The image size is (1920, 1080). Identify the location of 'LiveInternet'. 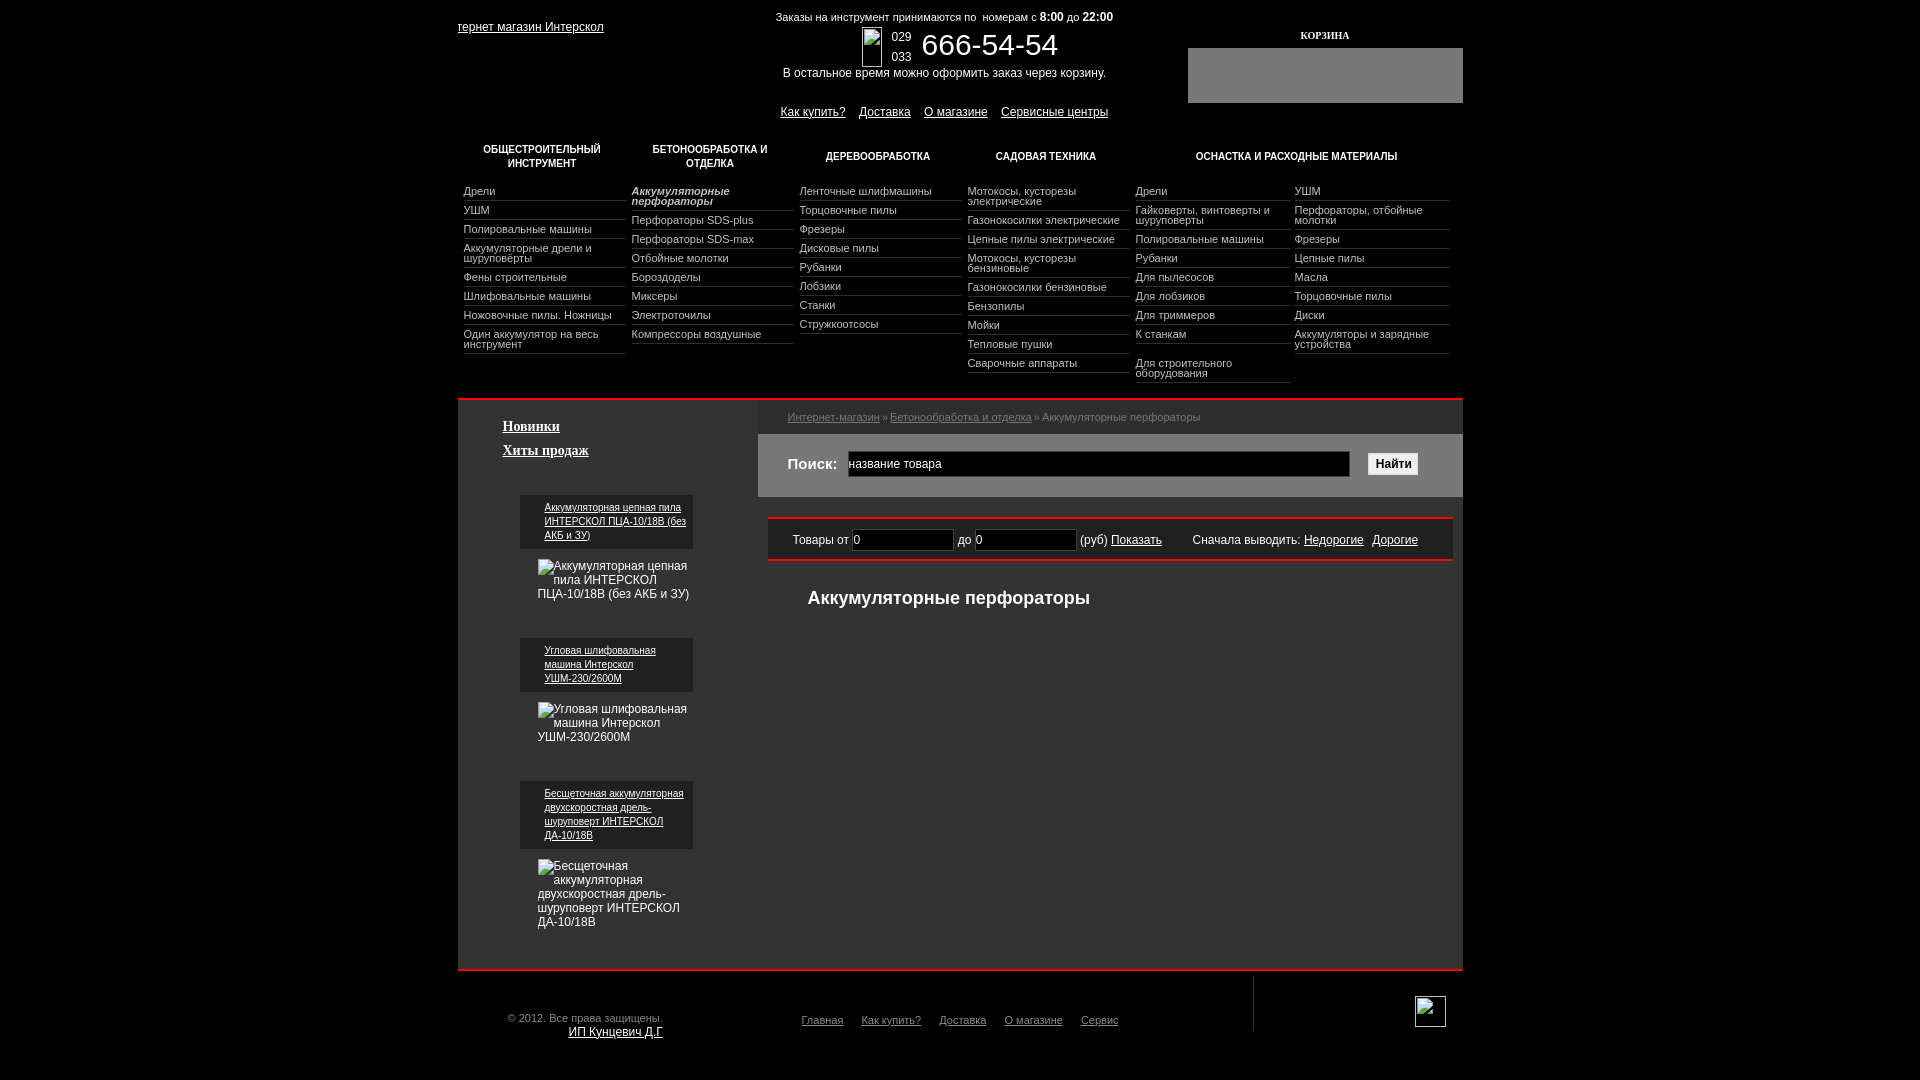
(1428, 1011).